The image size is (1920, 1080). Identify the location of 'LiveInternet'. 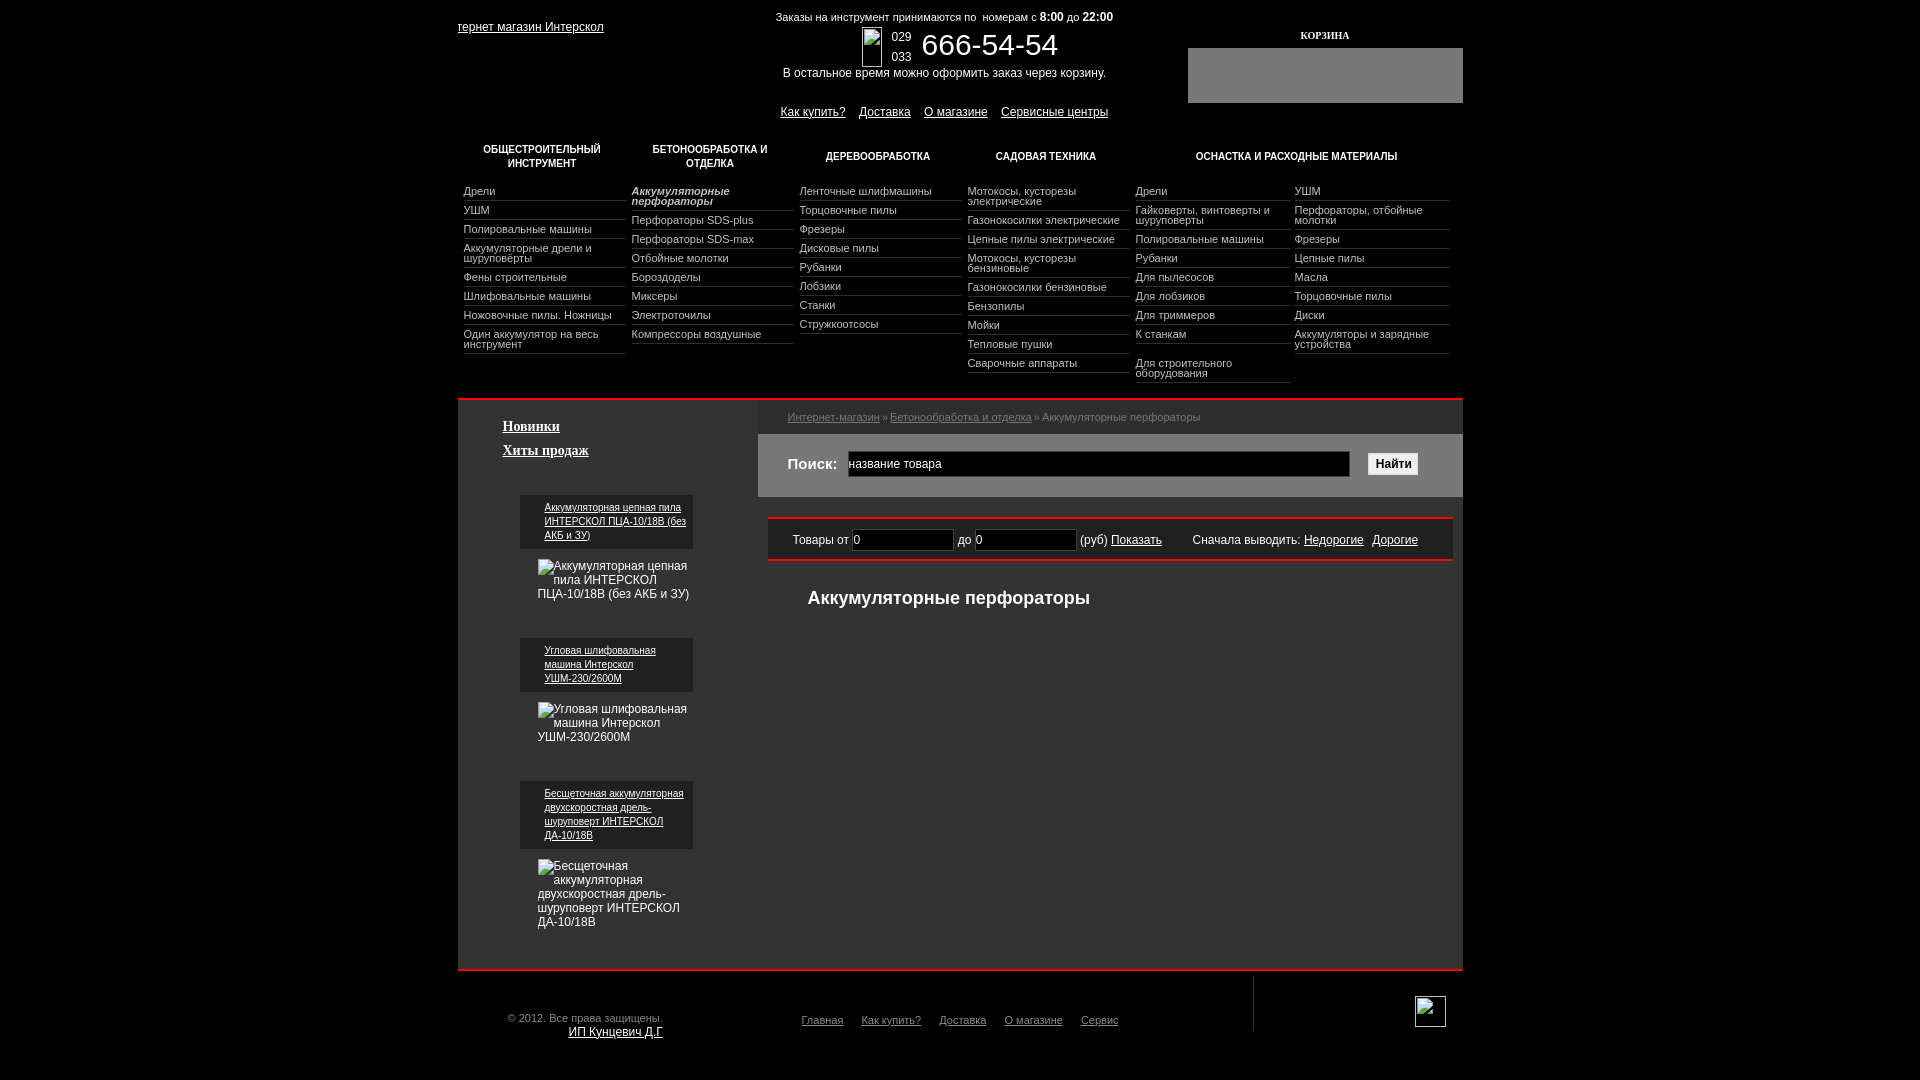
(1428, 1011).